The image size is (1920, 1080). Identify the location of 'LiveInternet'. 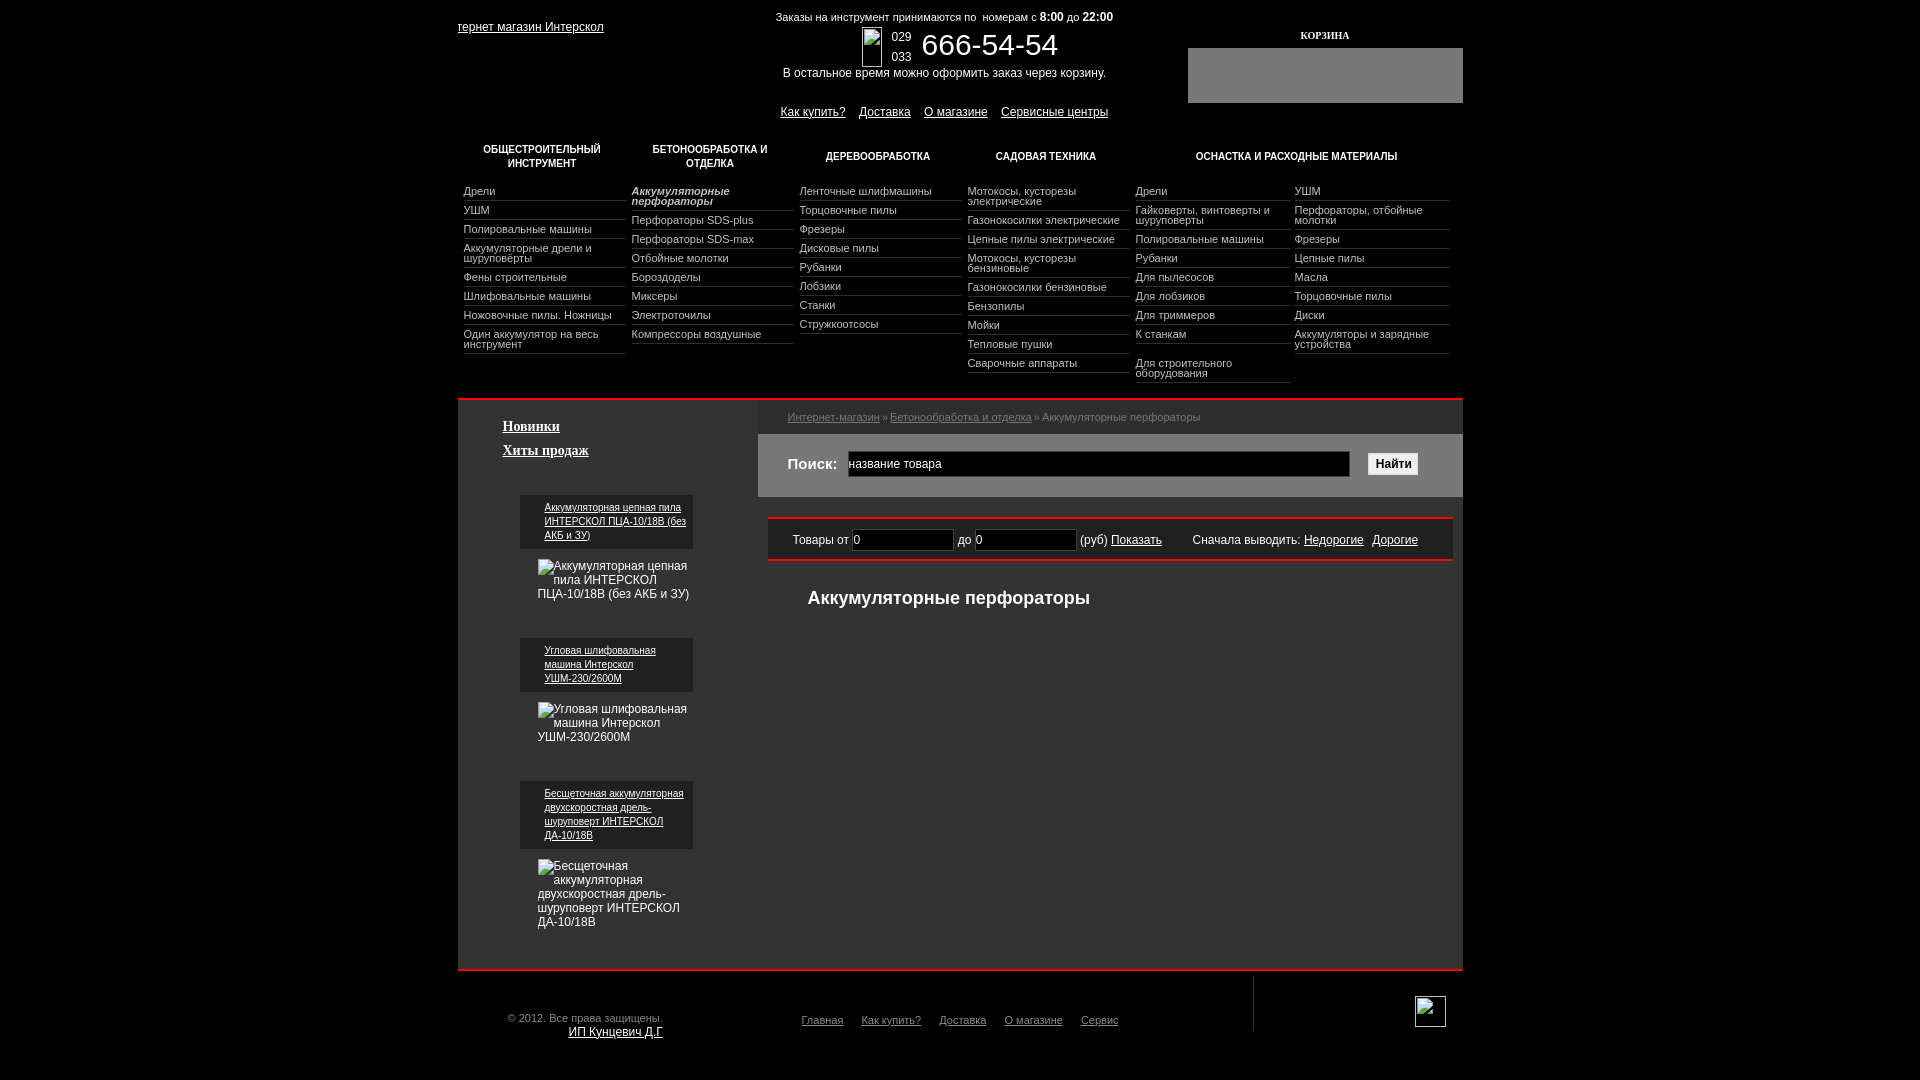
(1428, 1011).